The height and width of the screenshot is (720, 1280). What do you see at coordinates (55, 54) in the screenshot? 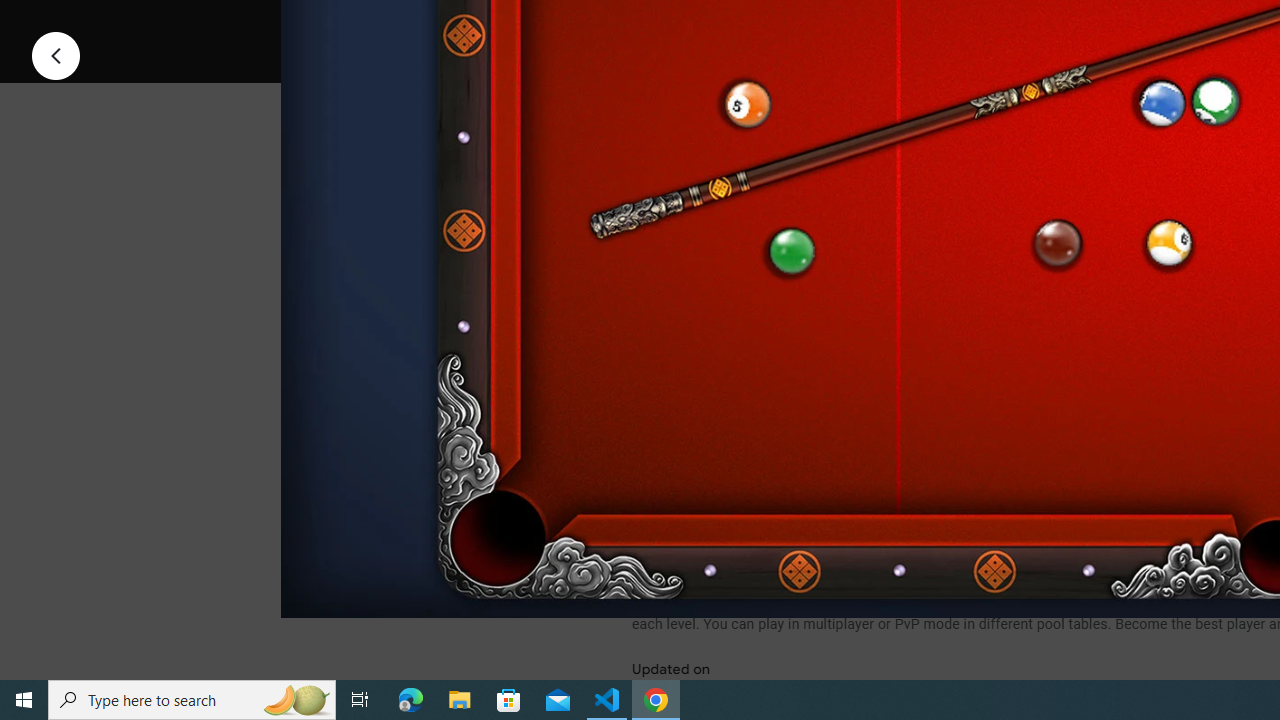
I see `'Previous'` at bounding box center [55, 54].